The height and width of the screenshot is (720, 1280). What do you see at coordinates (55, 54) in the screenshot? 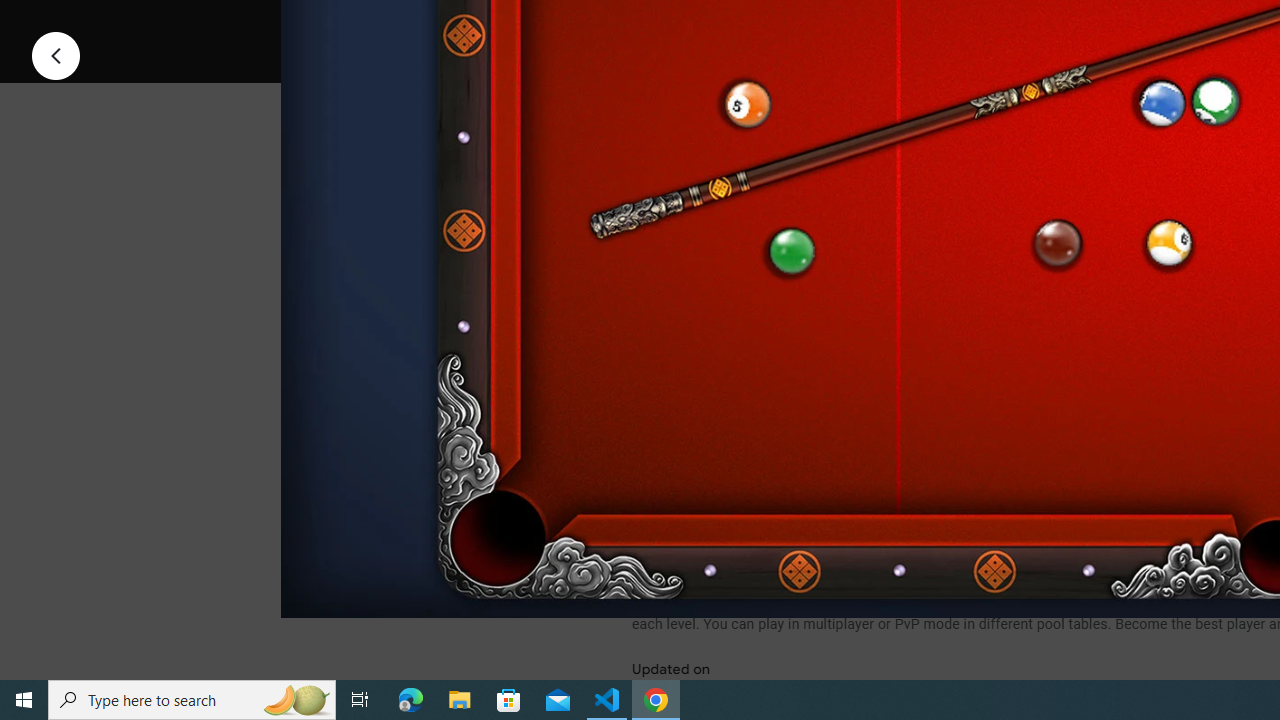
I see `'Previous'` at bounding box center [55, 54].